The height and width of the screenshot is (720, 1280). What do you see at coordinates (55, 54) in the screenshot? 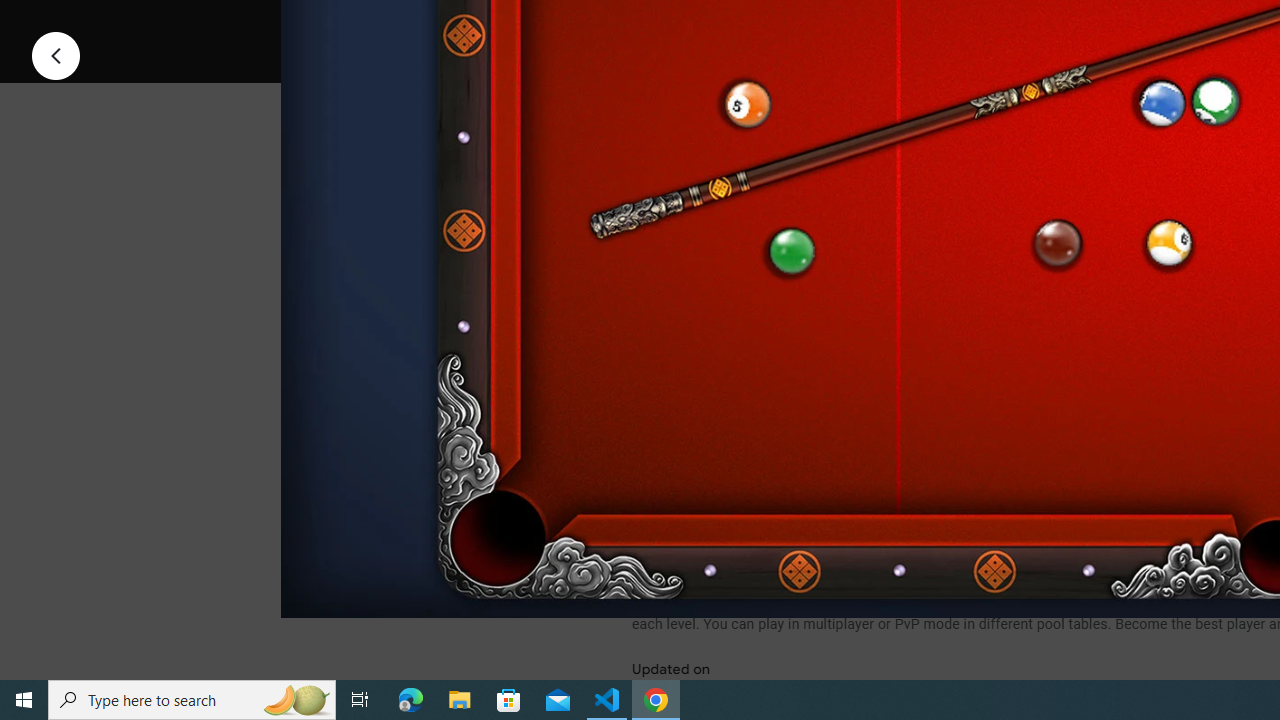
I see `'Previous'` at bounding box center [55, 54].